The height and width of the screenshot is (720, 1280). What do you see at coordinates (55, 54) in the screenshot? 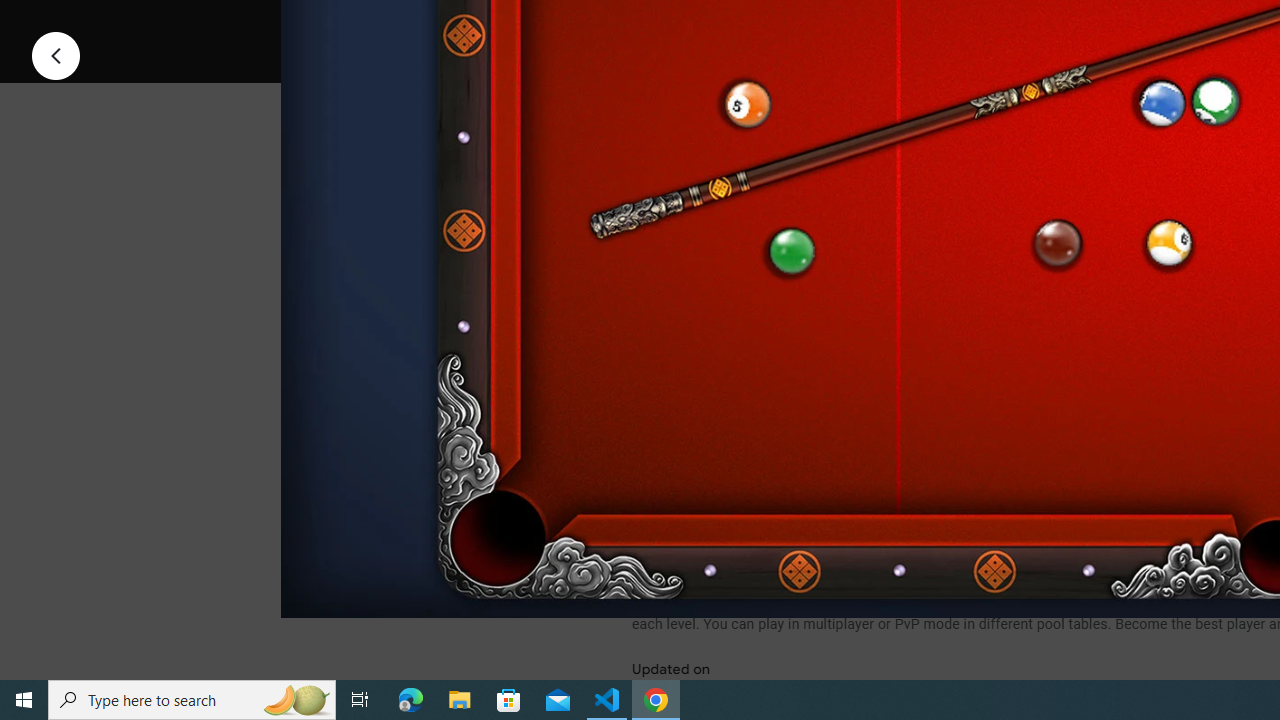
I see `'Previous'` at bounding box center [55, 54].